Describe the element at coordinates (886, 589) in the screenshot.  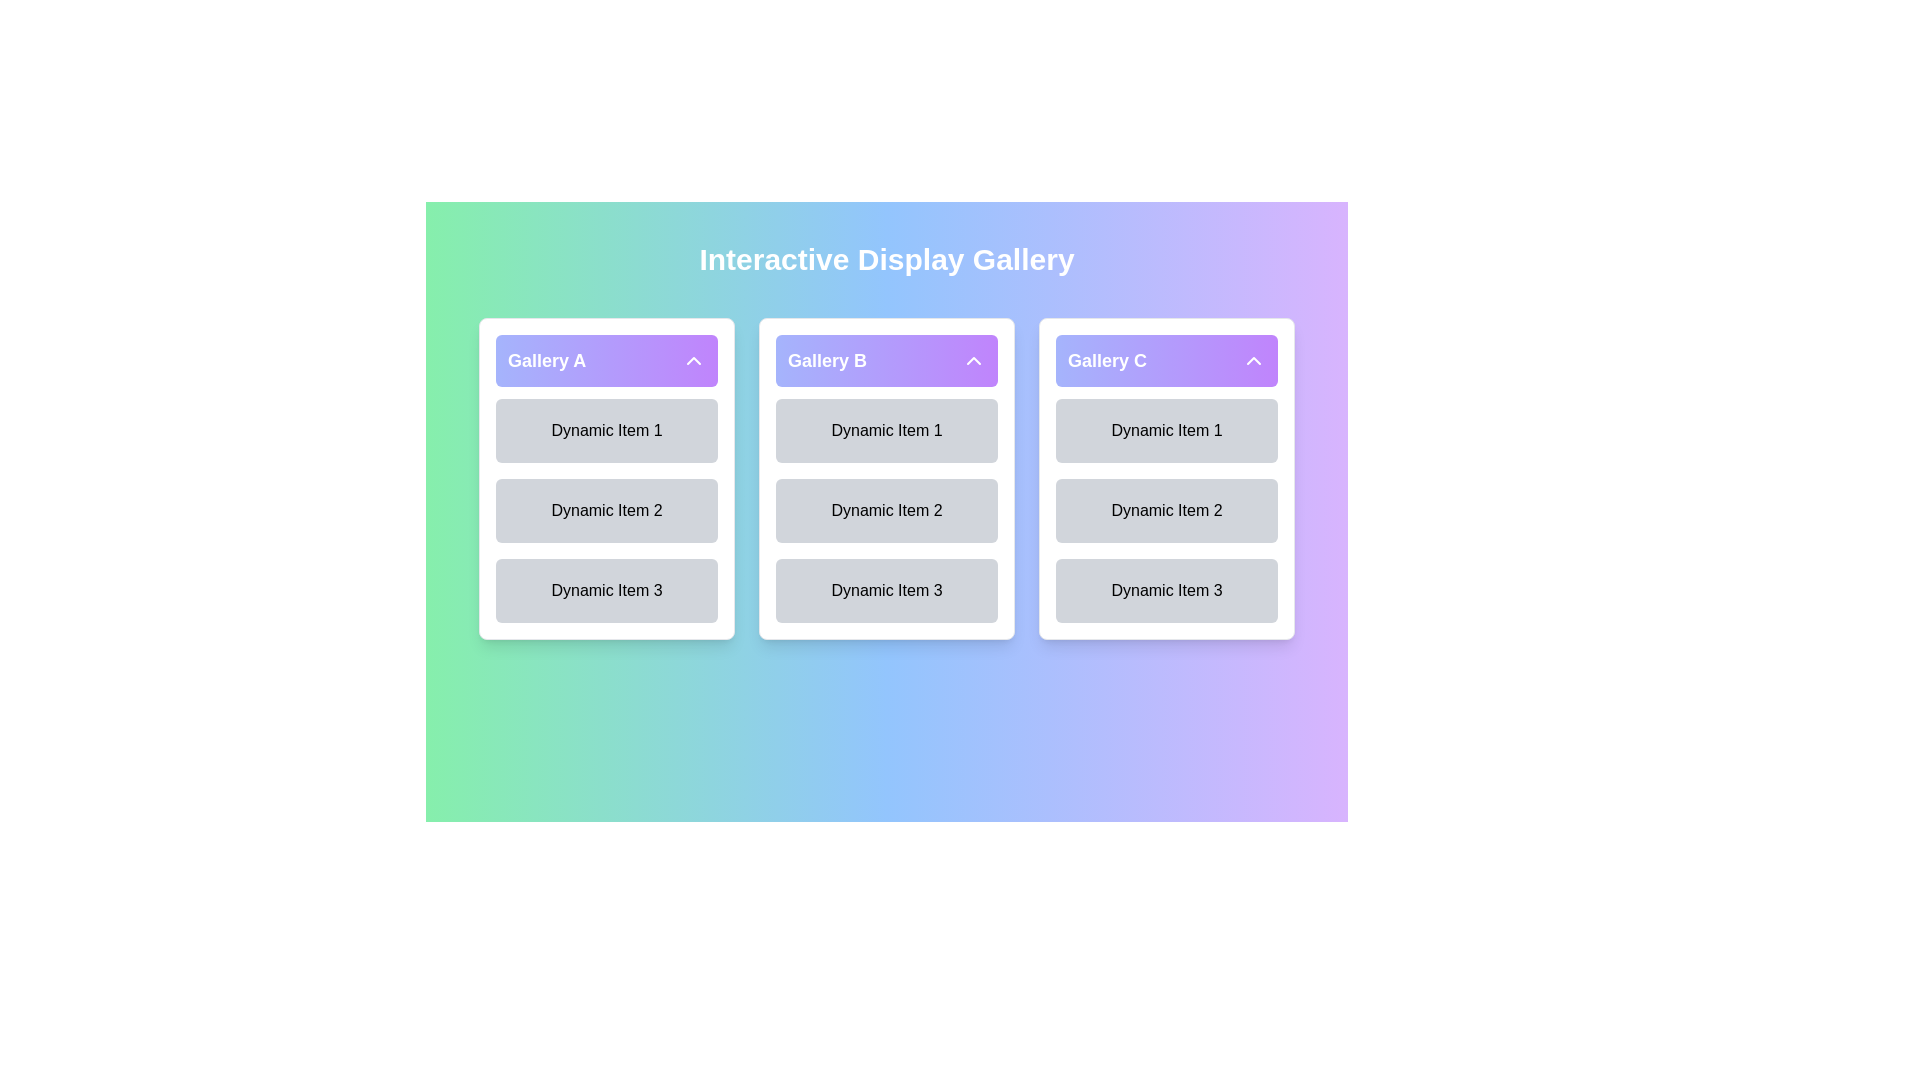
I see `the gray button labeled 'Dynamic Item 3'` at that location.